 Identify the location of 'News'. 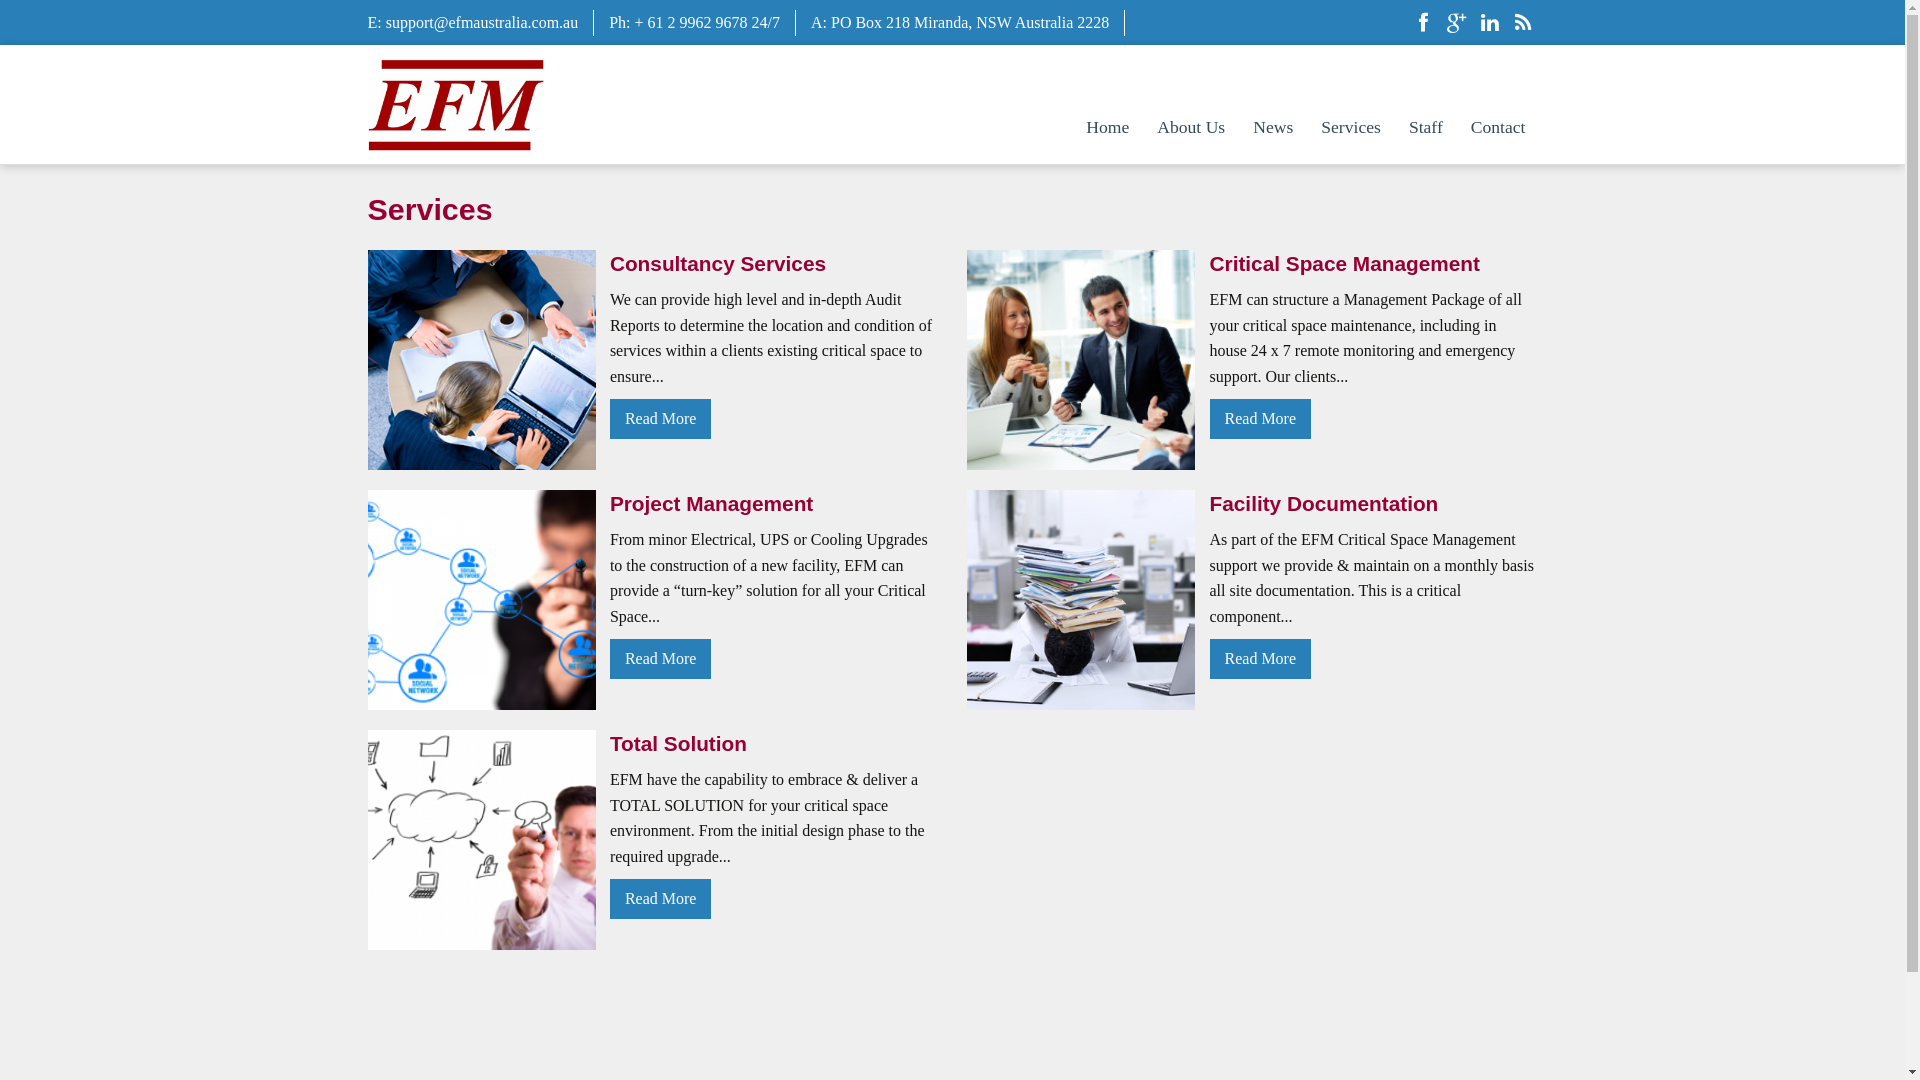
(1240, 127).